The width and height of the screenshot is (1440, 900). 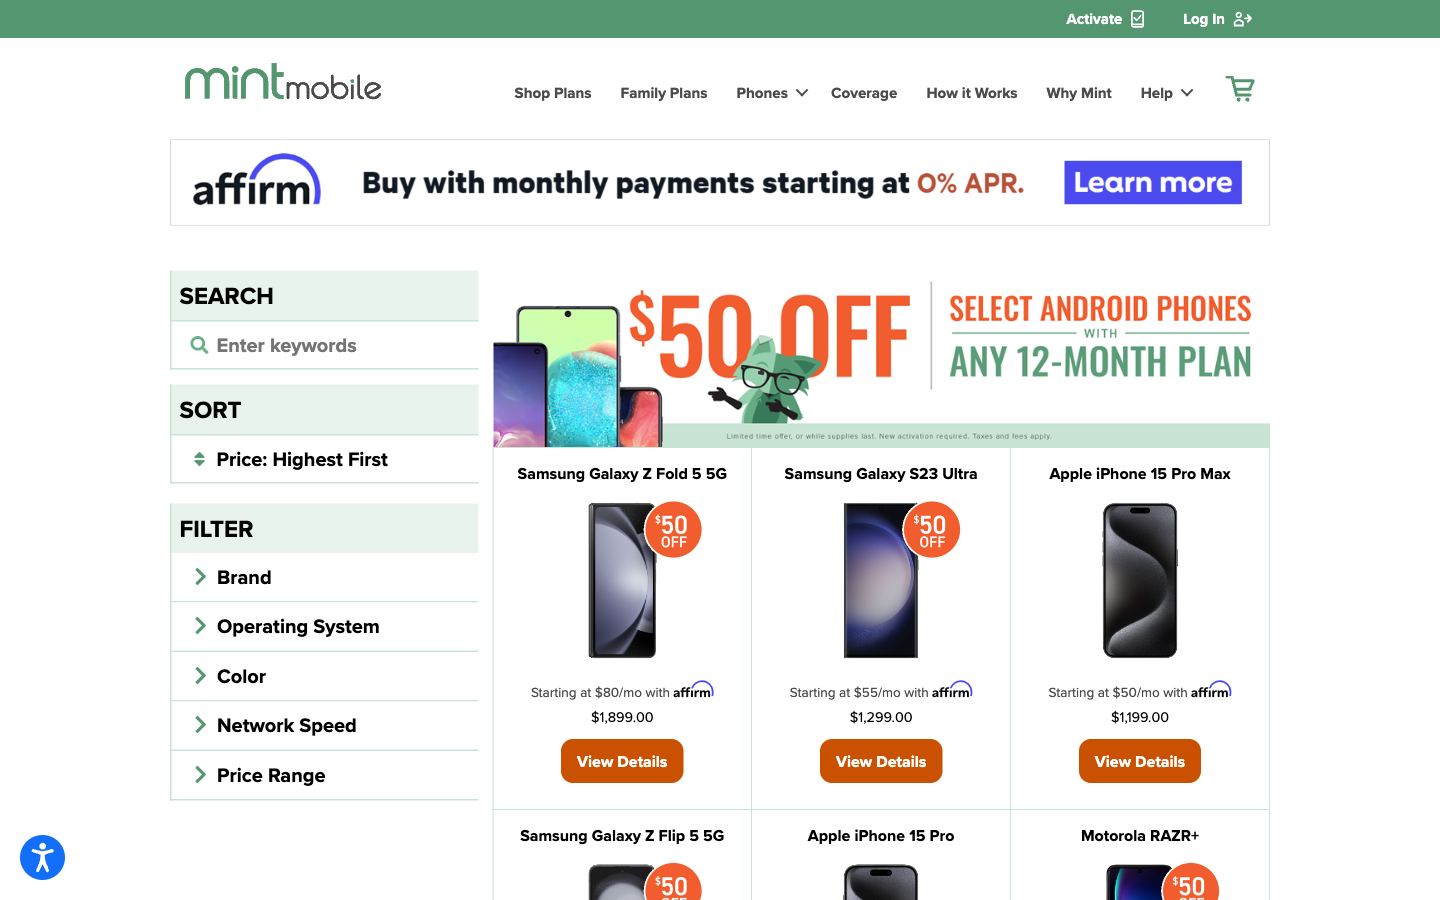 I want to click on Visit the Phones category, so click(x=768, y=91).